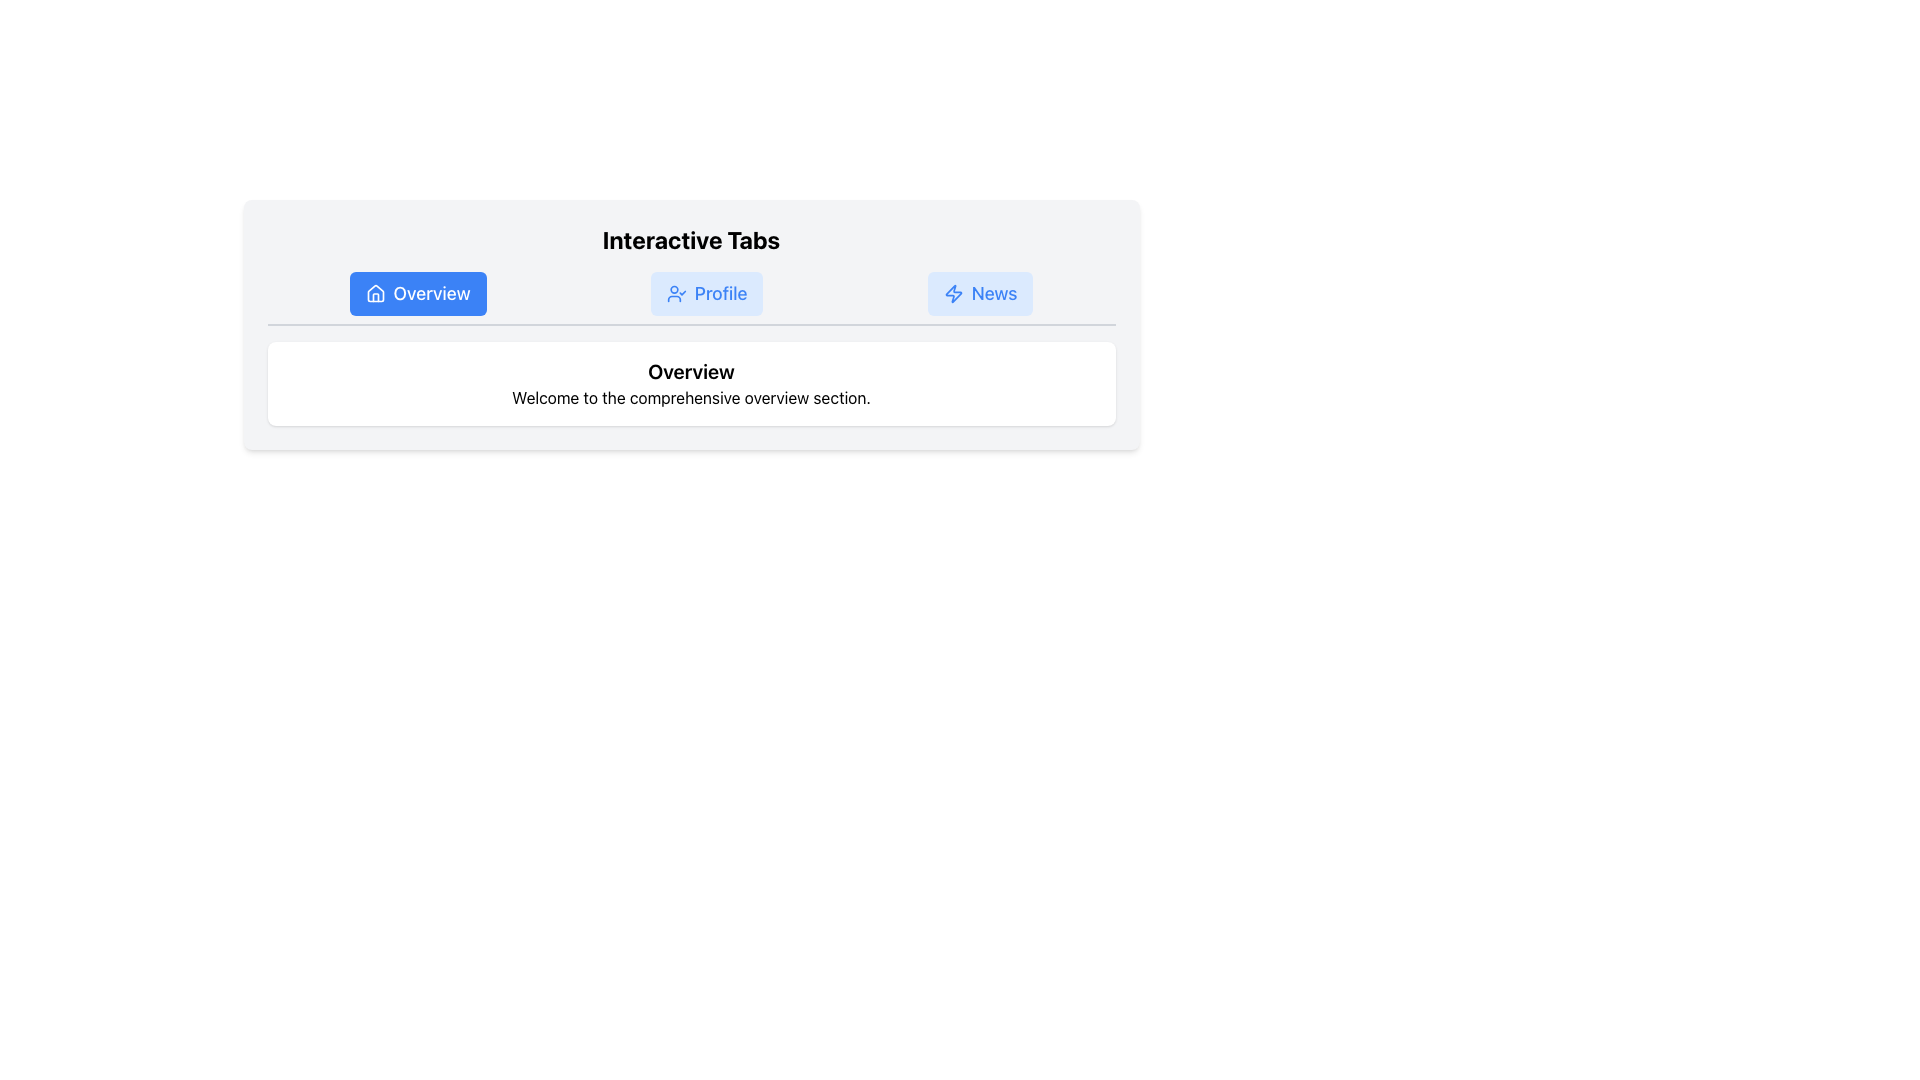 The height and width of the screenshot is (1080, 1920). I want to click on the 'Profile' button, which is a rectangular button with a light blue background and blue text, located between the 'Overview' and 'News' buttons at the top-center of the interface, so click(707, 293).